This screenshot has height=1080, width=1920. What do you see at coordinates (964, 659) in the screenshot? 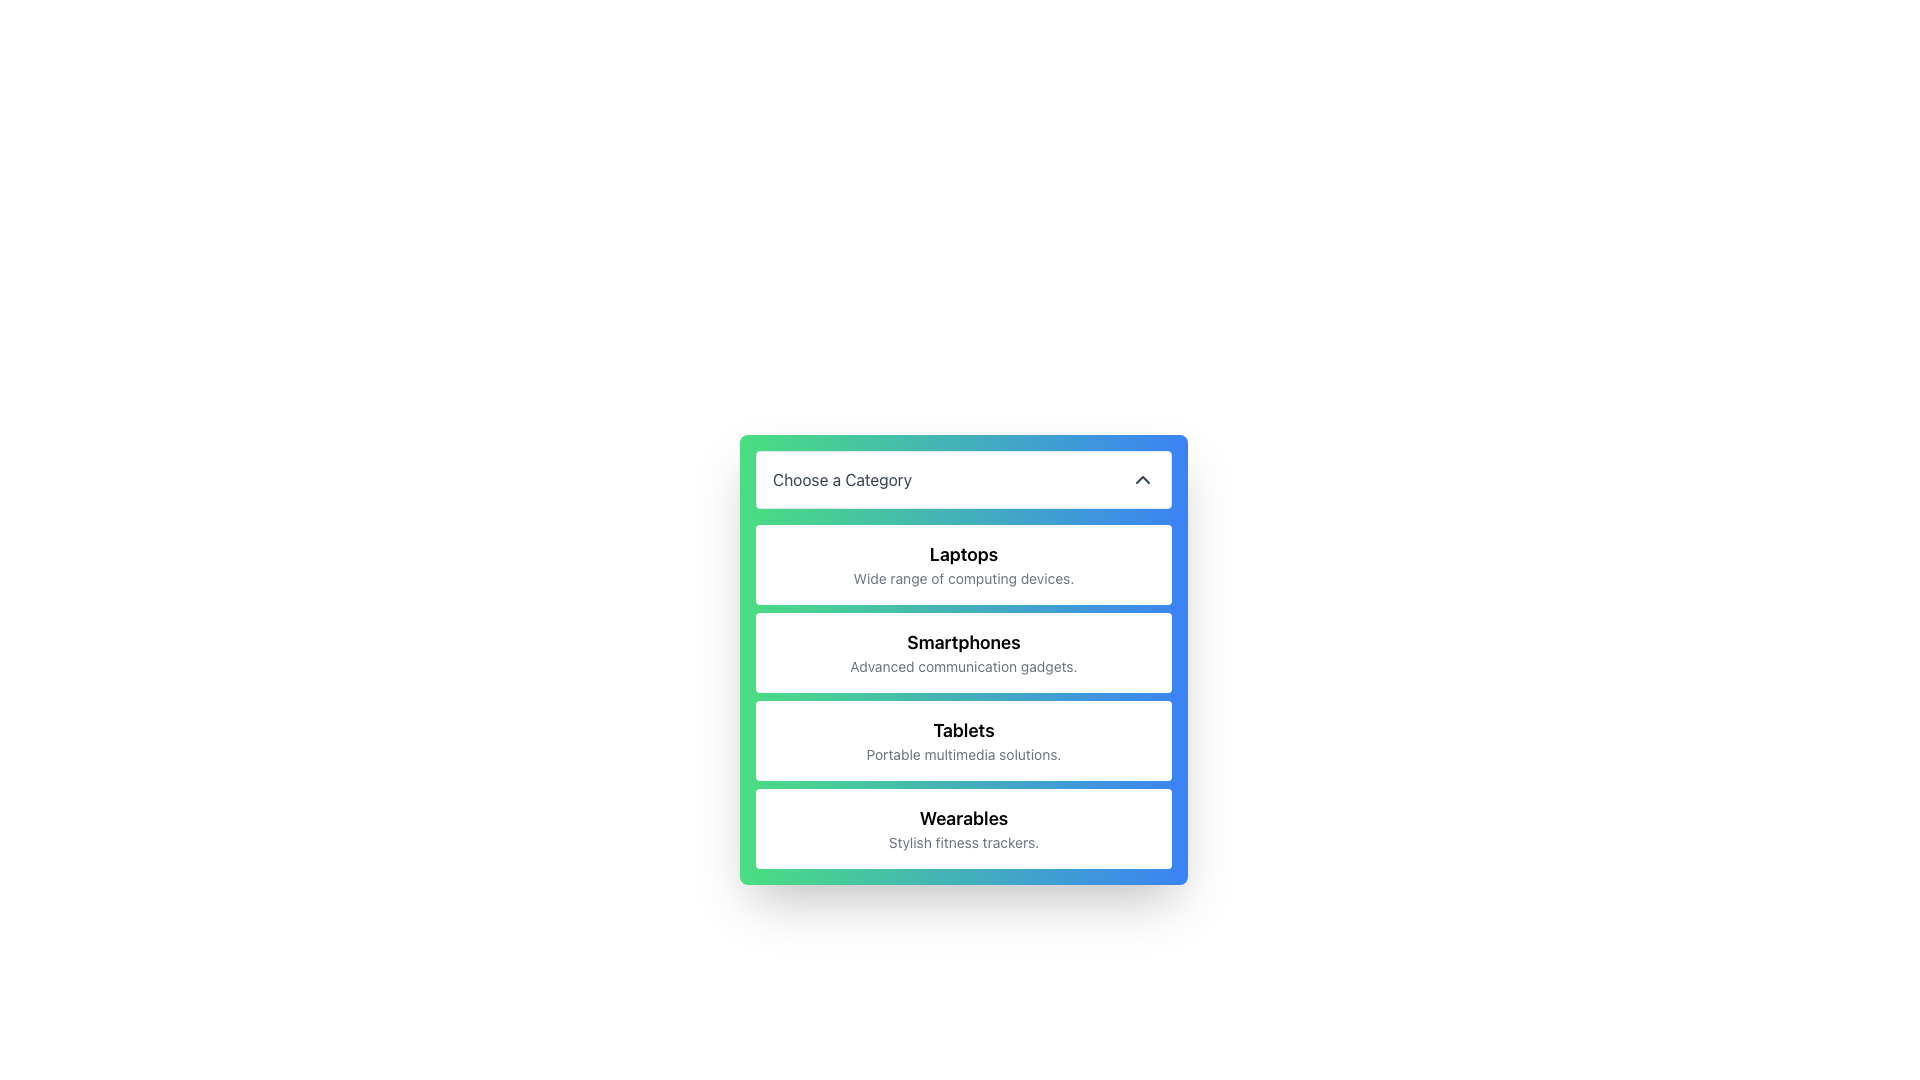
I see `the 'Smartphones' option in the categorized list` at bounding box center [964, 659].